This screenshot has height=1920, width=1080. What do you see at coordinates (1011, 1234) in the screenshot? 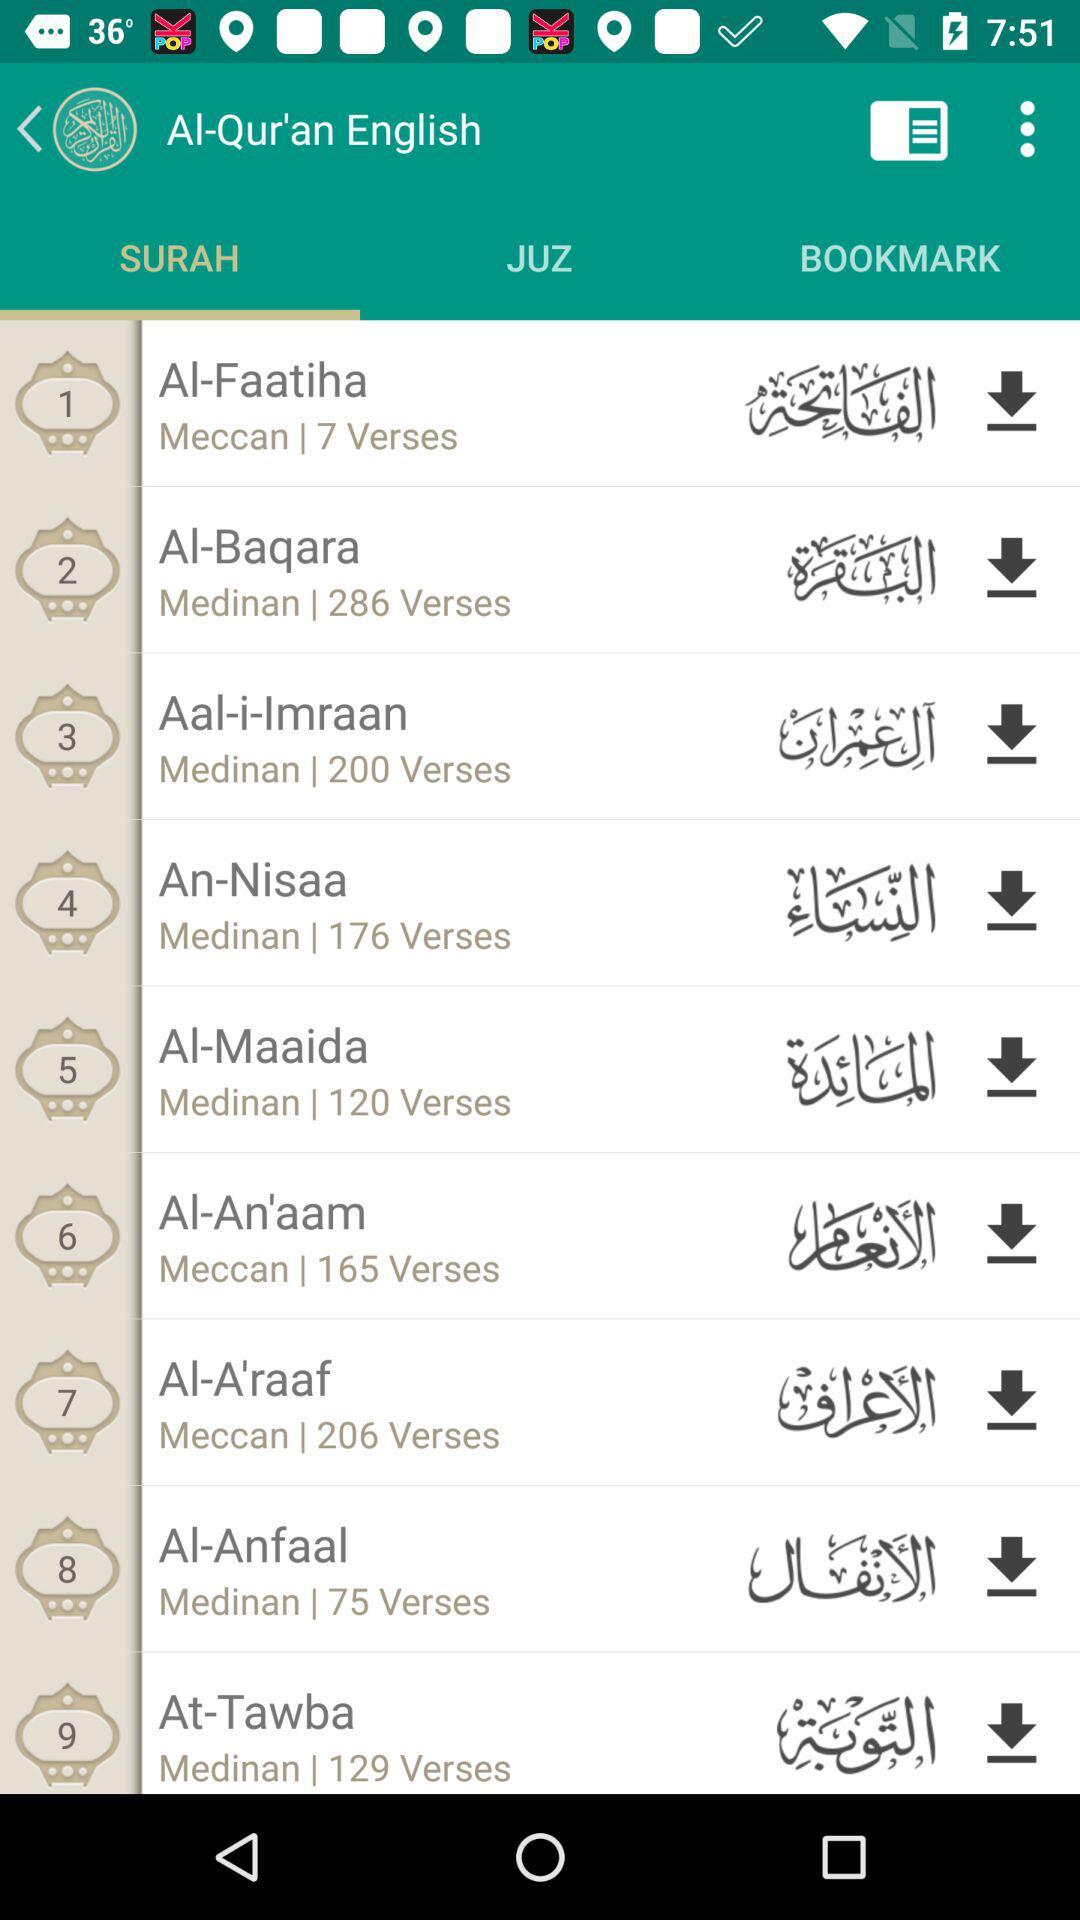
I see `download icon` at bounding box center [1011, 1234].